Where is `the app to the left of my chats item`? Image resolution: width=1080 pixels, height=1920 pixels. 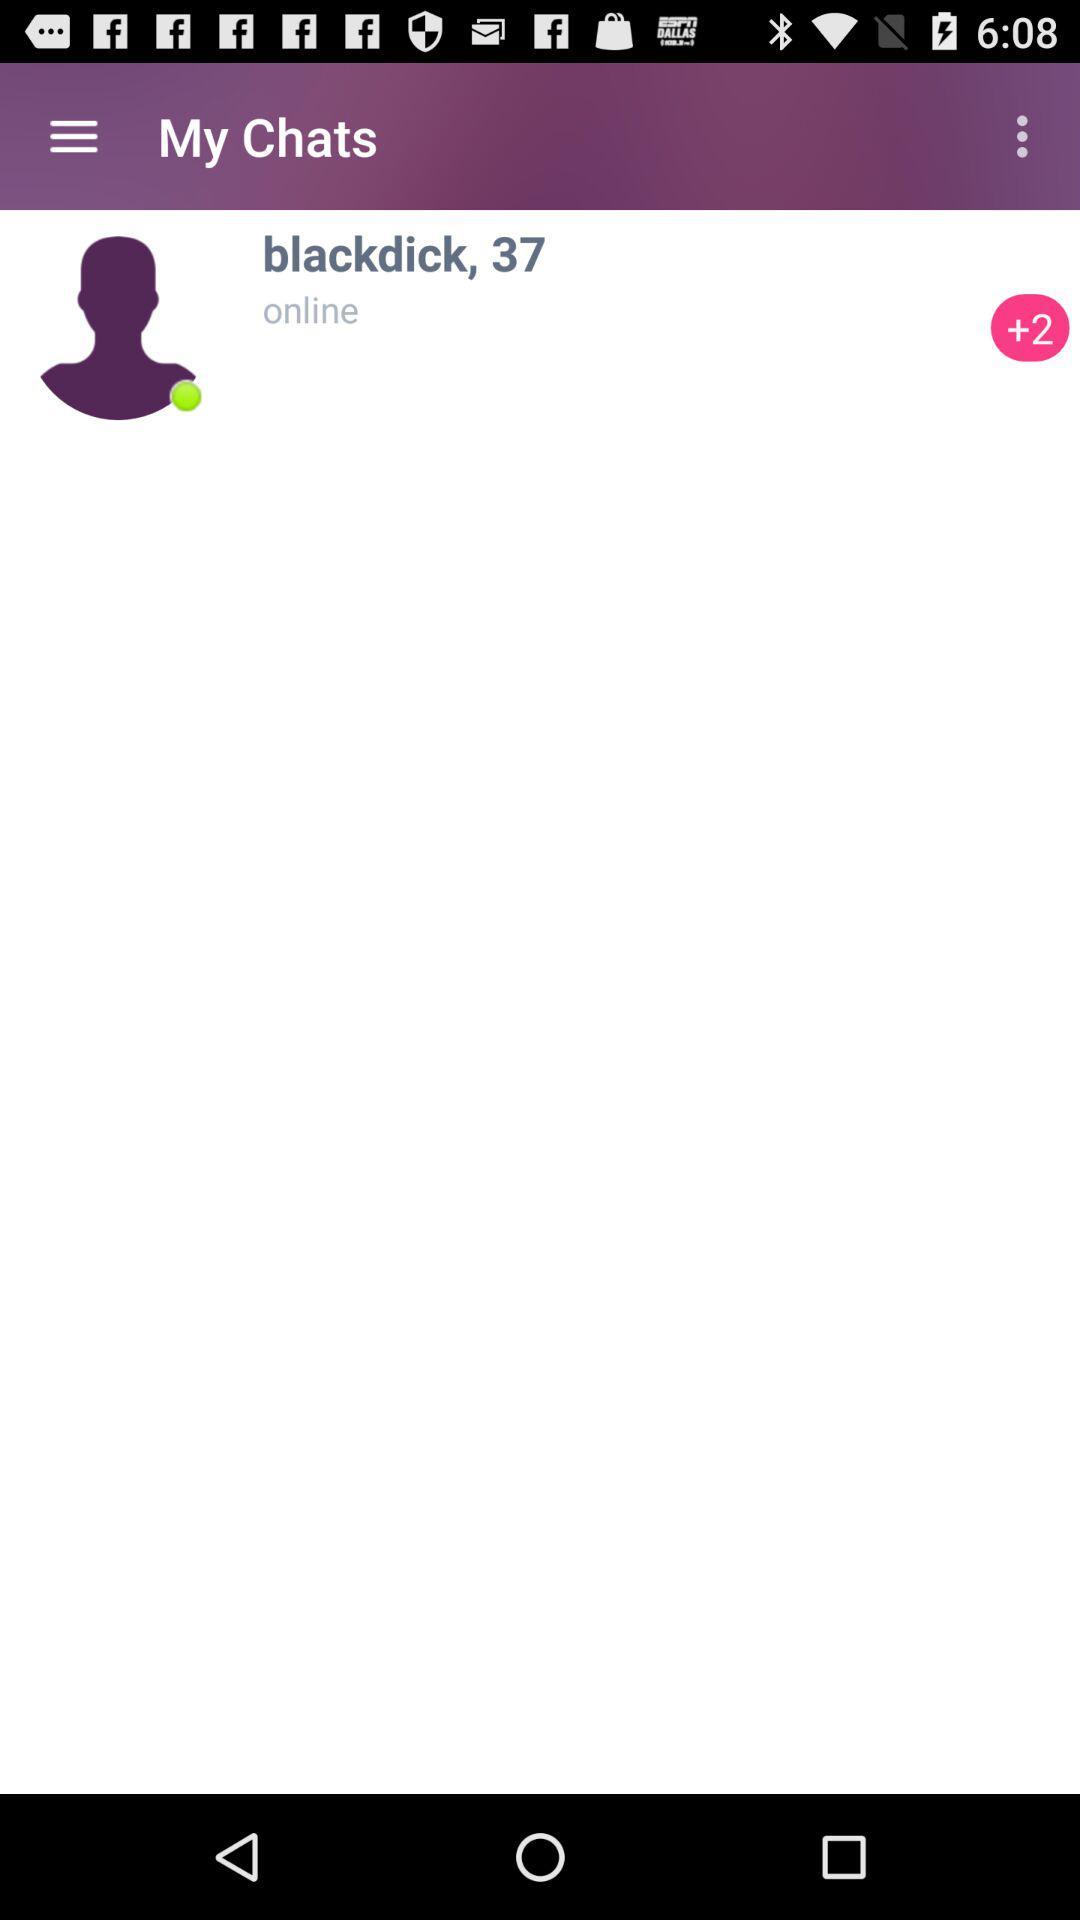
the app to the left of my chats item is located at coordinates (72, 135).